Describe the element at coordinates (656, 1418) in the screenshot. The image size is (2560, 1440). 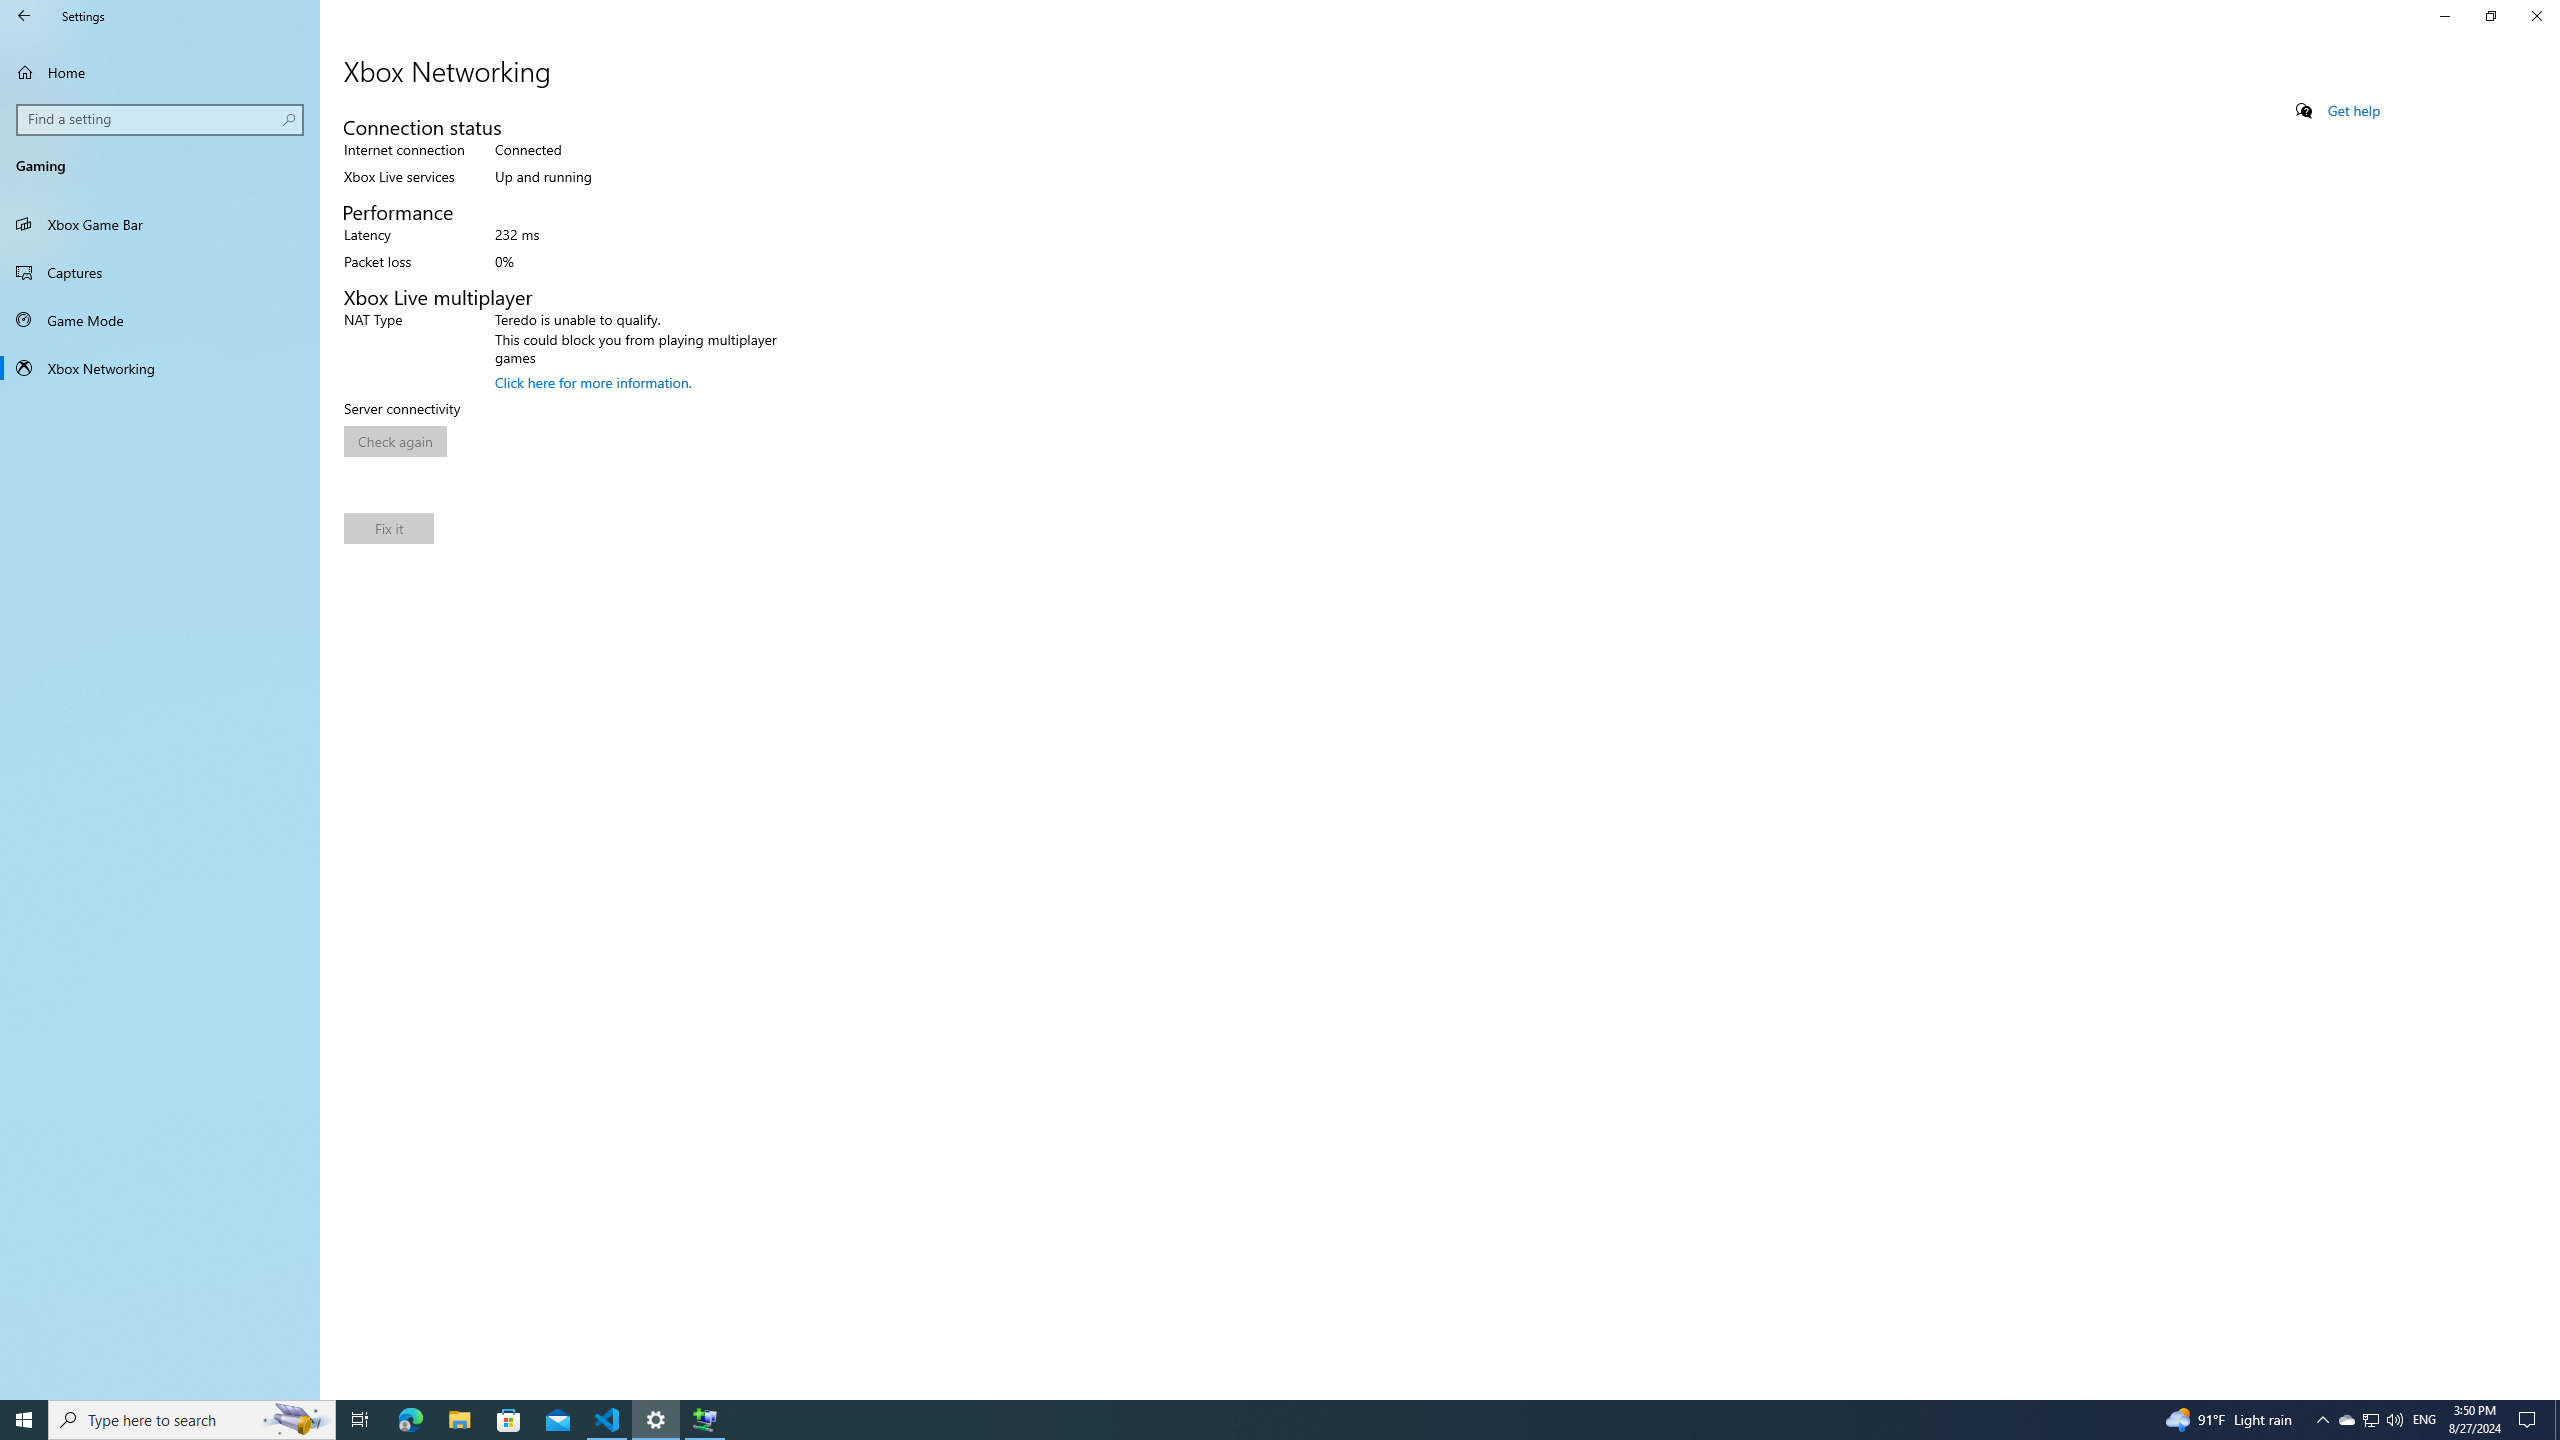
I see `'Settings - 1 running window'` at that location.